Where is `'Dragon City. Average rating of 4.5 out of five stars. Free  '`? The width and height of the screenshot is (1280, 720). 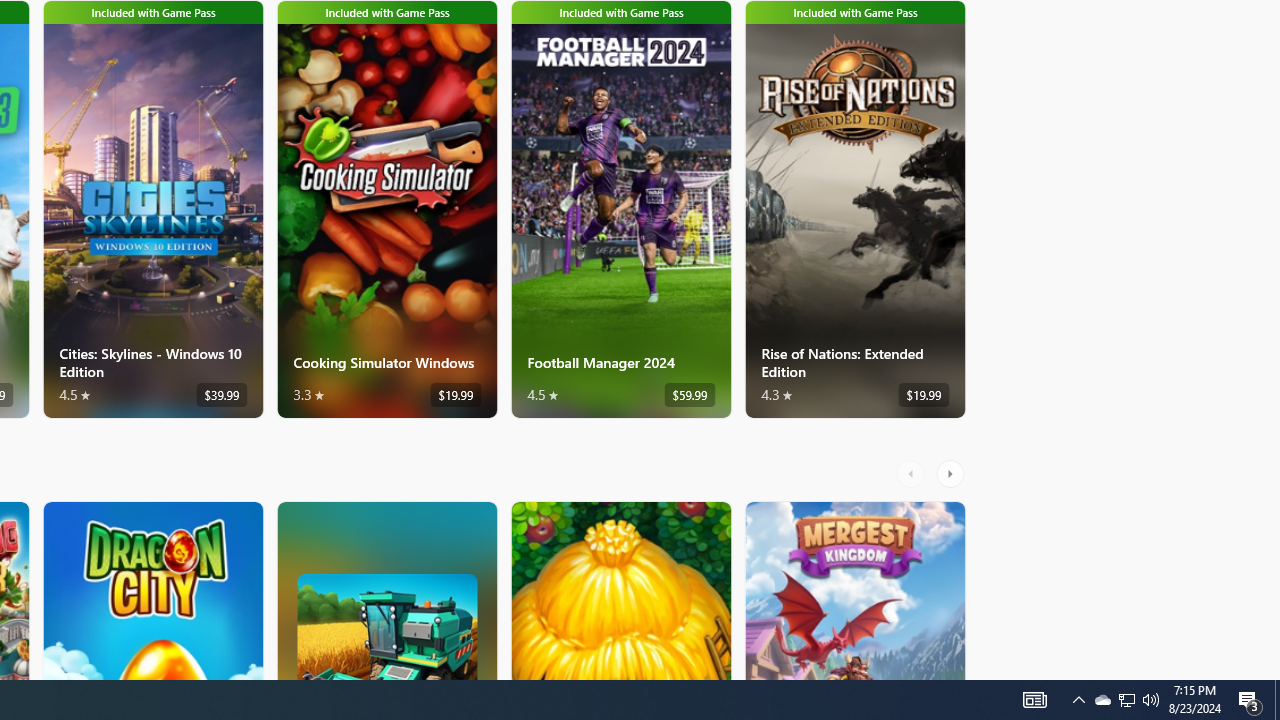
'Dragon City. Average rating of 4.5 out of five stars. Free  ' is located at coordinates (151, 589).